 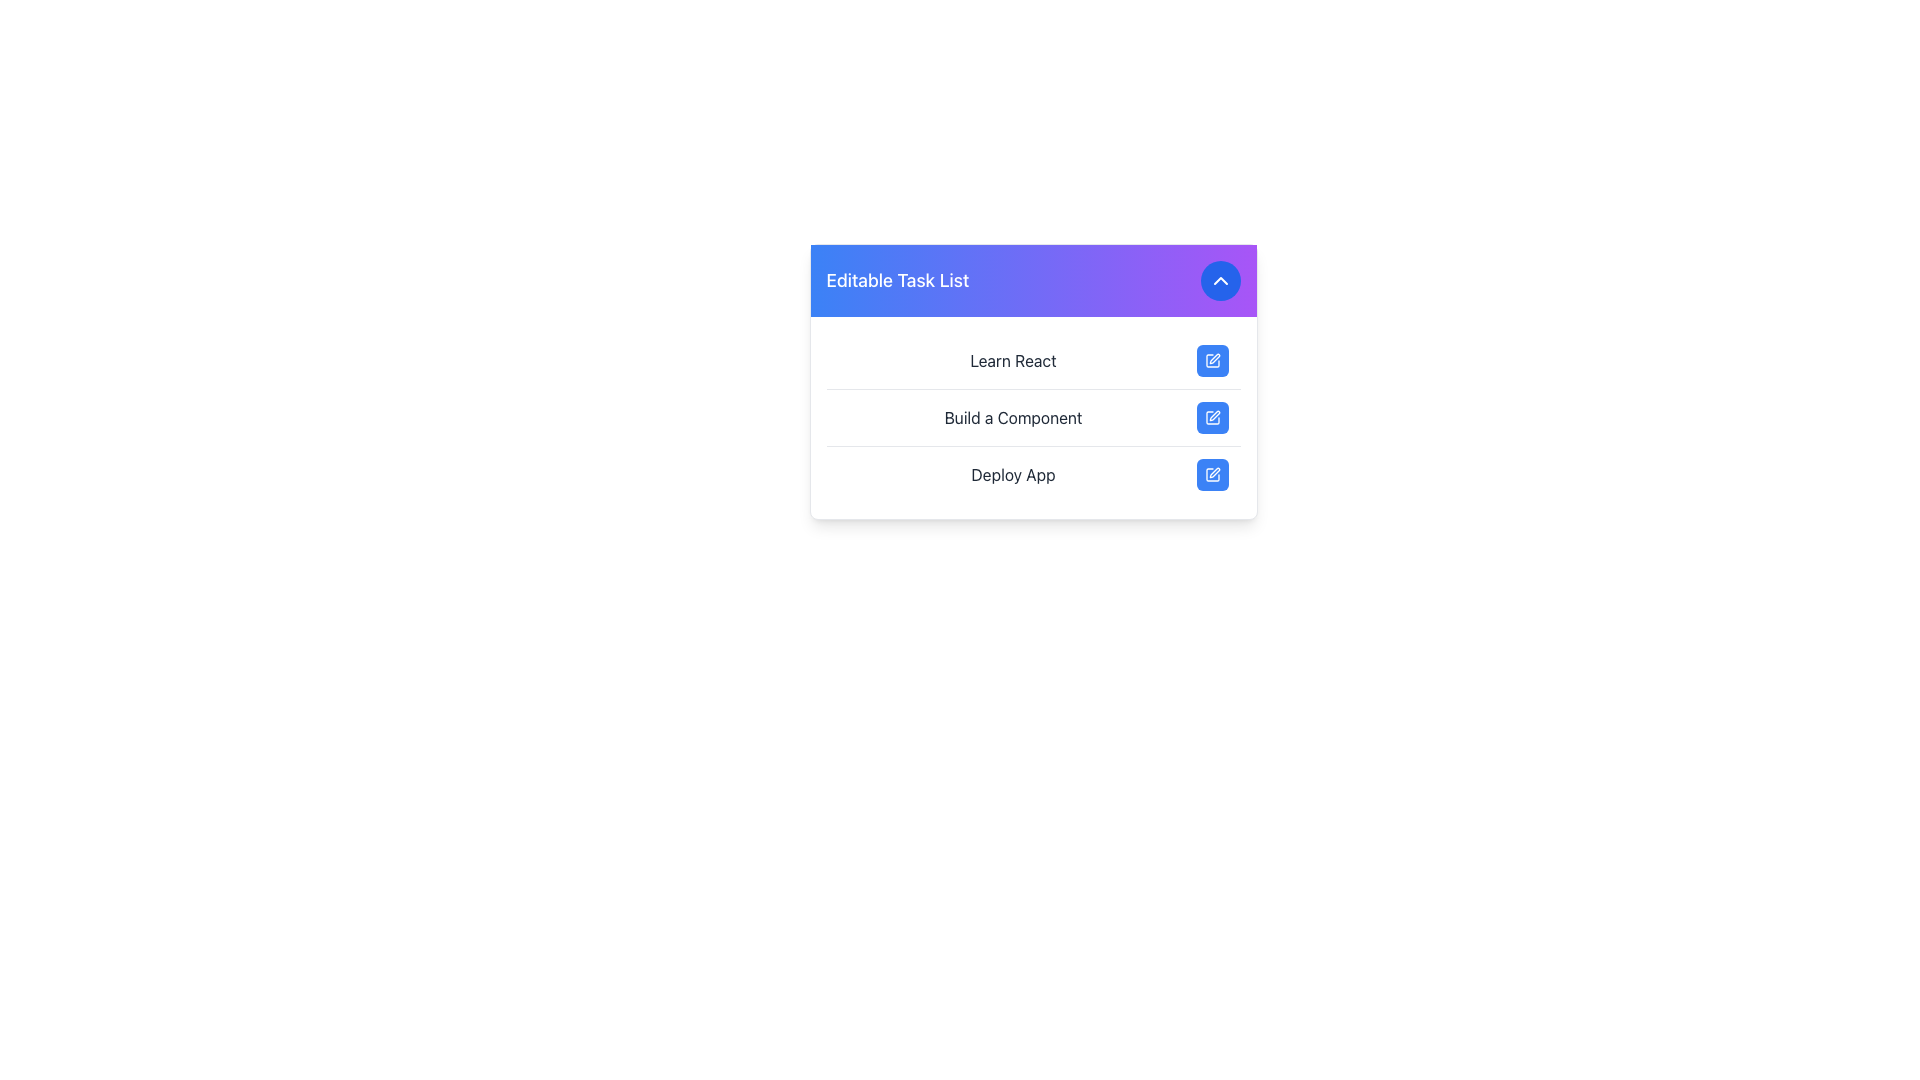 What do you see at coordinates (1213, 473) in the screenshot?
I see `the 'edit' icon located on the rightmost side of the button in the 'Deploy App' row to initiate the edit mode for the task` at bounding box center [1213, 473].